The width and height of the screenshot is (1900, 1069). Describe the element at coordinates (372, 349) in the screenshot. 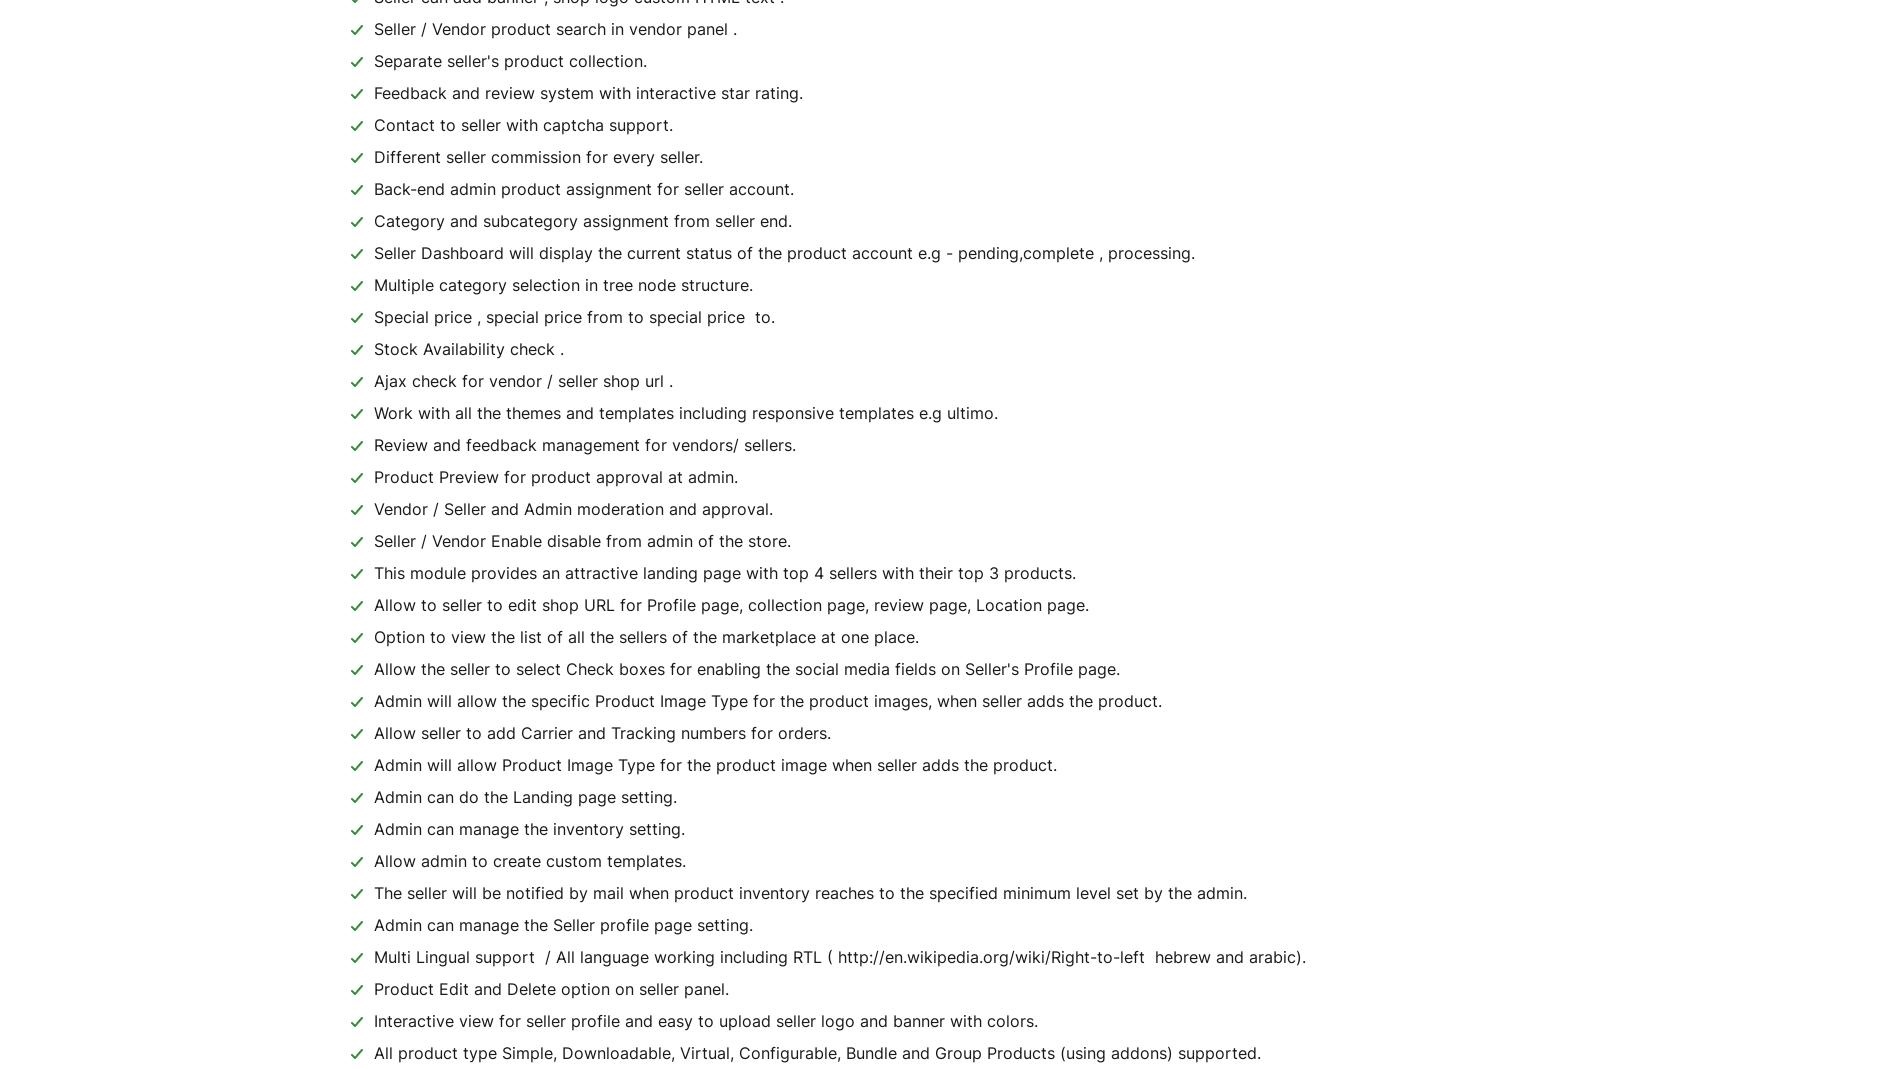

I see `'Stock Availability check .'` at that location.